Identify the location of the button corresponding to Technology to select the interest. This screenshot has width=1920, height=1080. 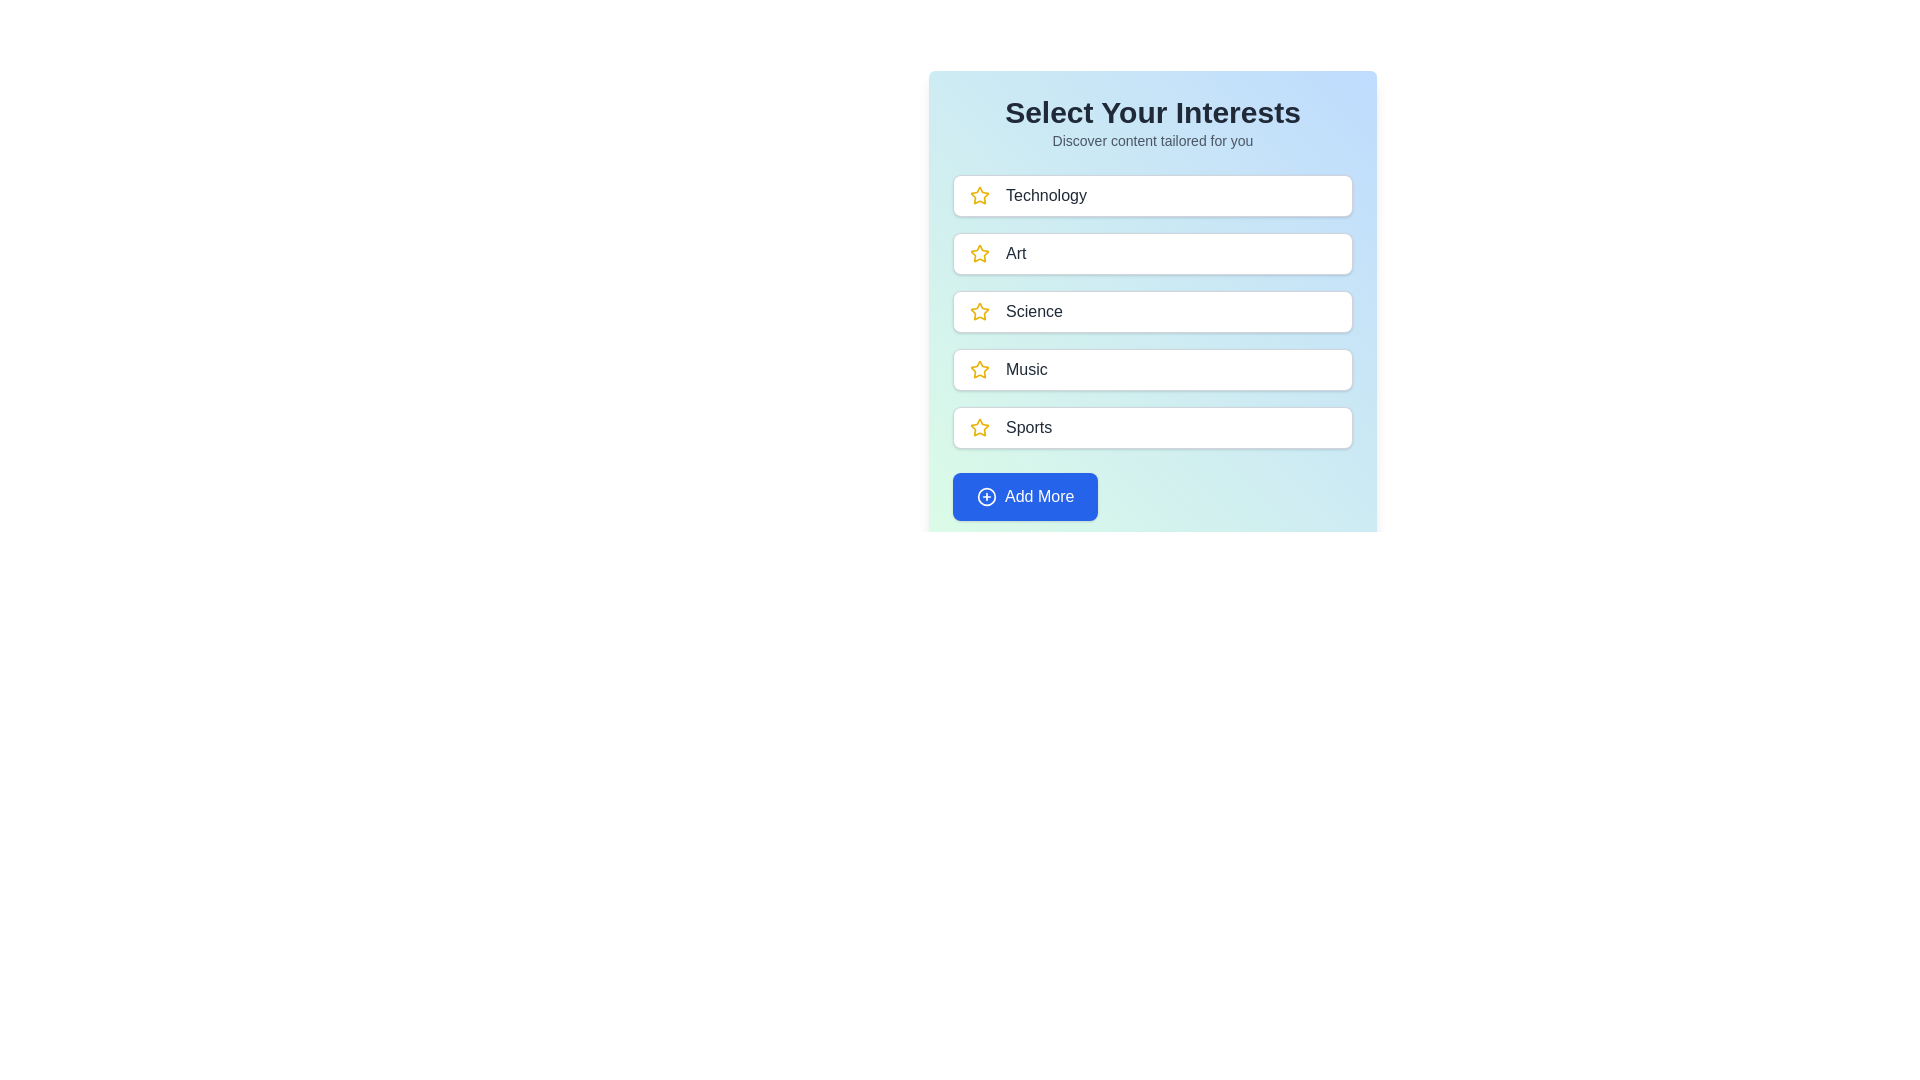
(1152, 196).